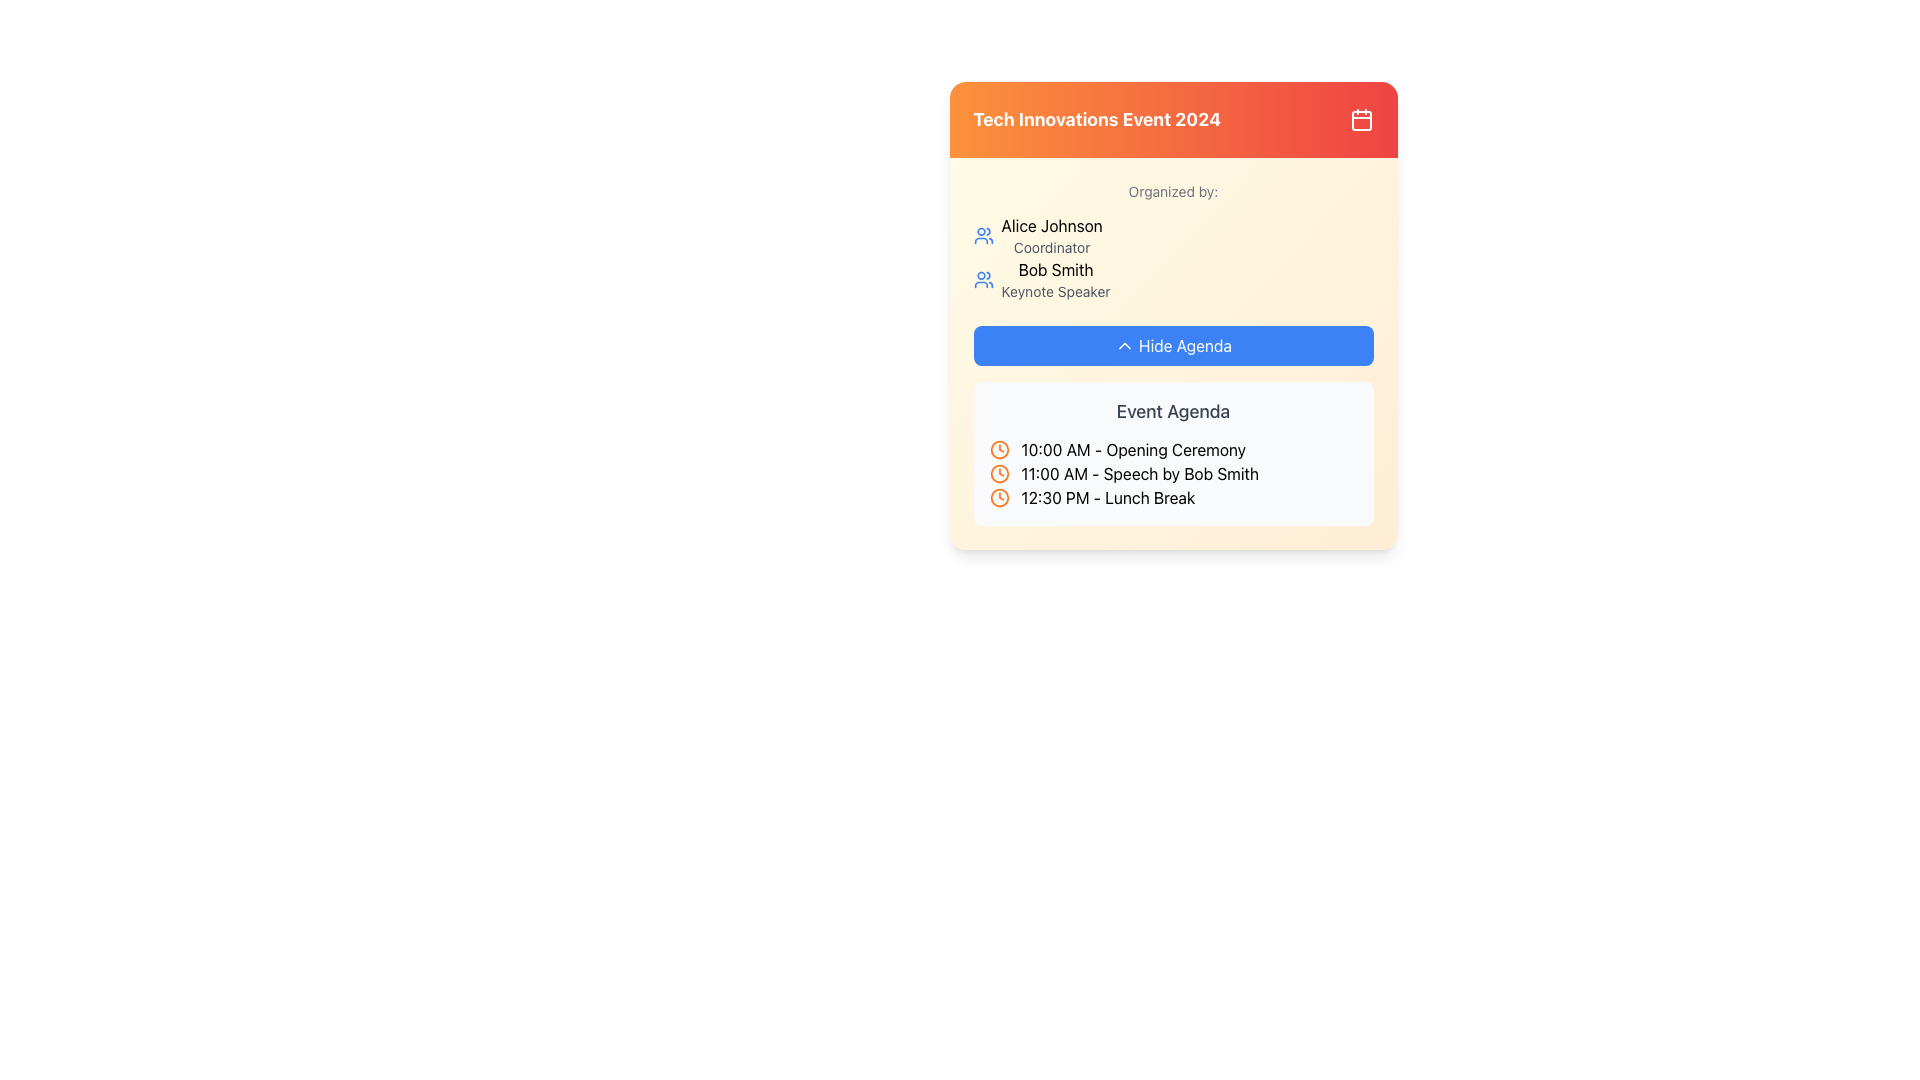 The height and width of the screenshot is (1080, 1920). What do you see at coordinates (1107, 496) in the screenshot?
I see `the text label displaying '12:30 PM - Lunch Break' to select the text` at bounding box center [1107, 496].